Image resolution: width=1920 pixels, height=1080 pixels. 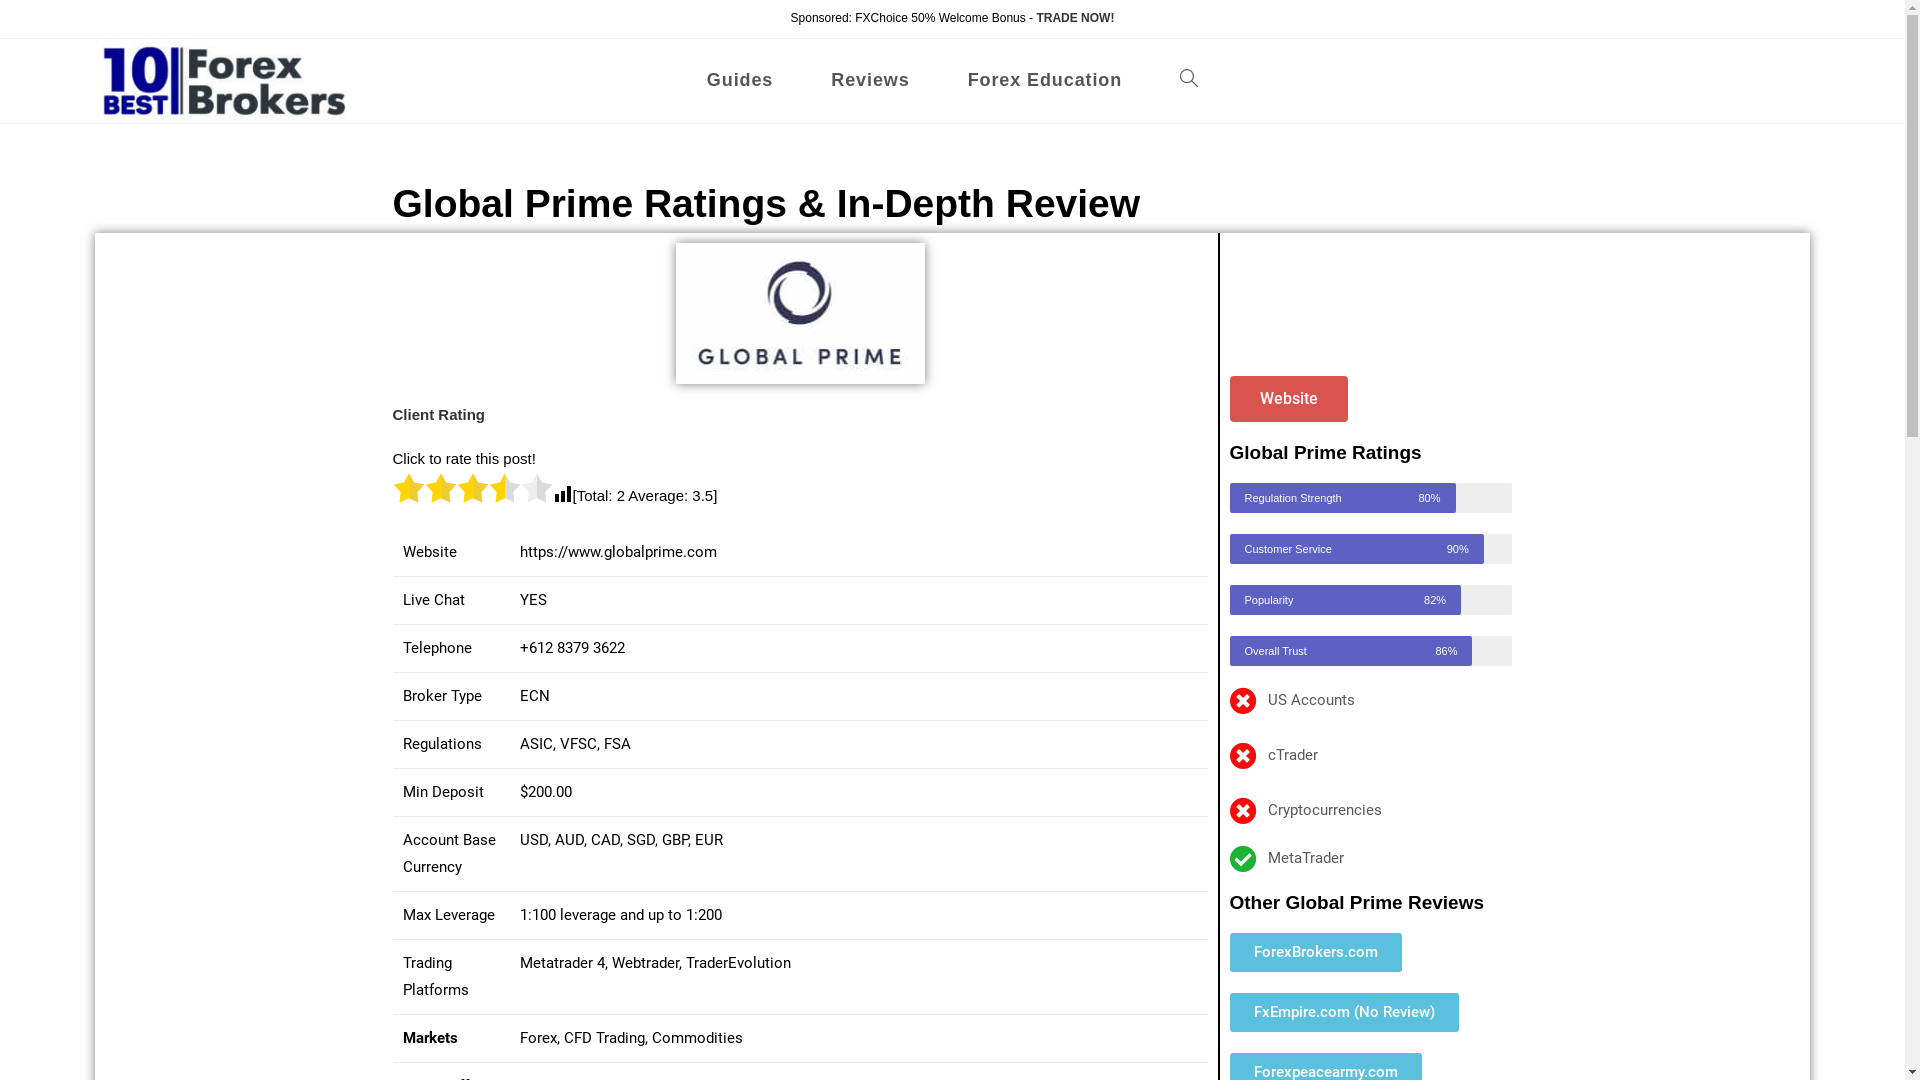 I want to click on 'TRADE NOW!', so click(x=1074, y=18).